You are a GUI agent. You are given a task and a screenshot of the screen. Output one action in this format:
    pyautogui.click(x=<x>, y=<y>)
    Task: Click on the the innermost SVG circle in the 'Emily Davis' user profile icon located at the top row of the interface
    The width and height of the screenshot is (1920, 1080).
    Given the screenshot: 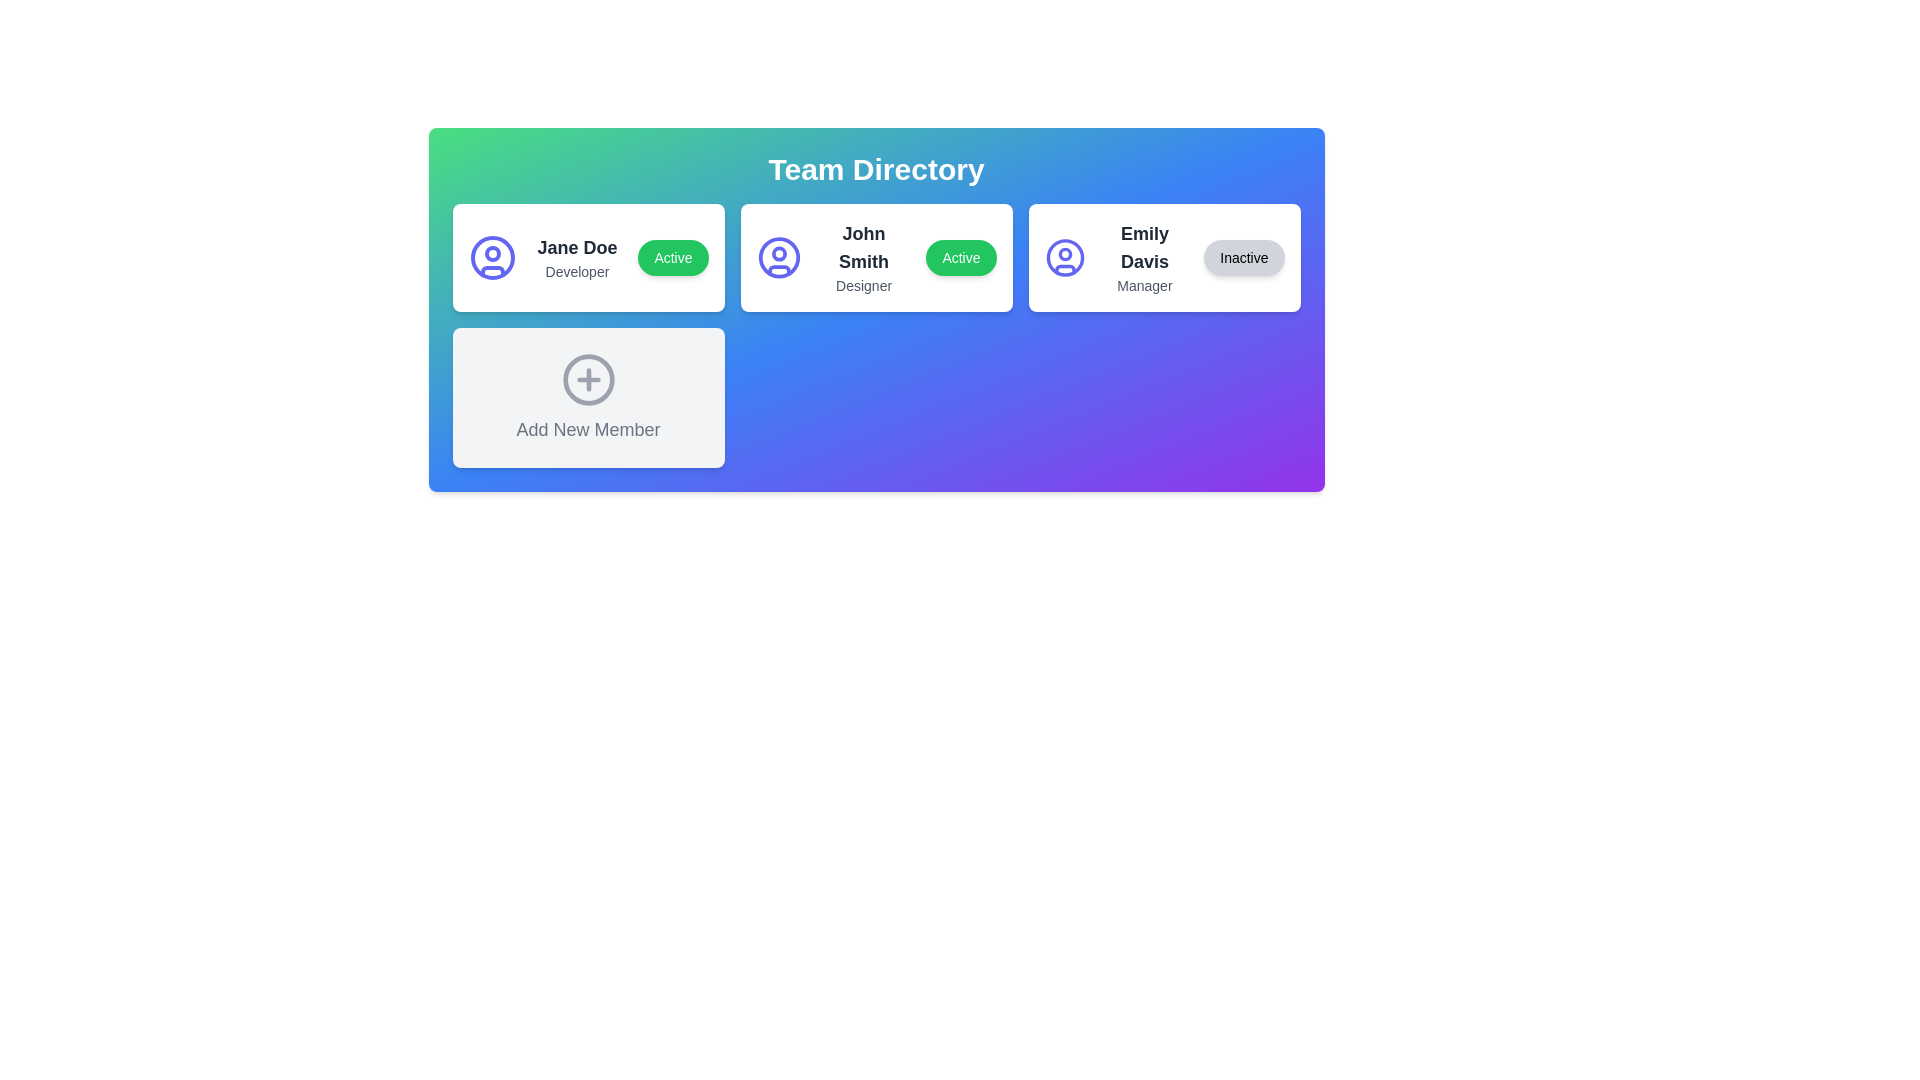 What is the action you would take?
    pyautogui.click(x=1064, y=253)
    